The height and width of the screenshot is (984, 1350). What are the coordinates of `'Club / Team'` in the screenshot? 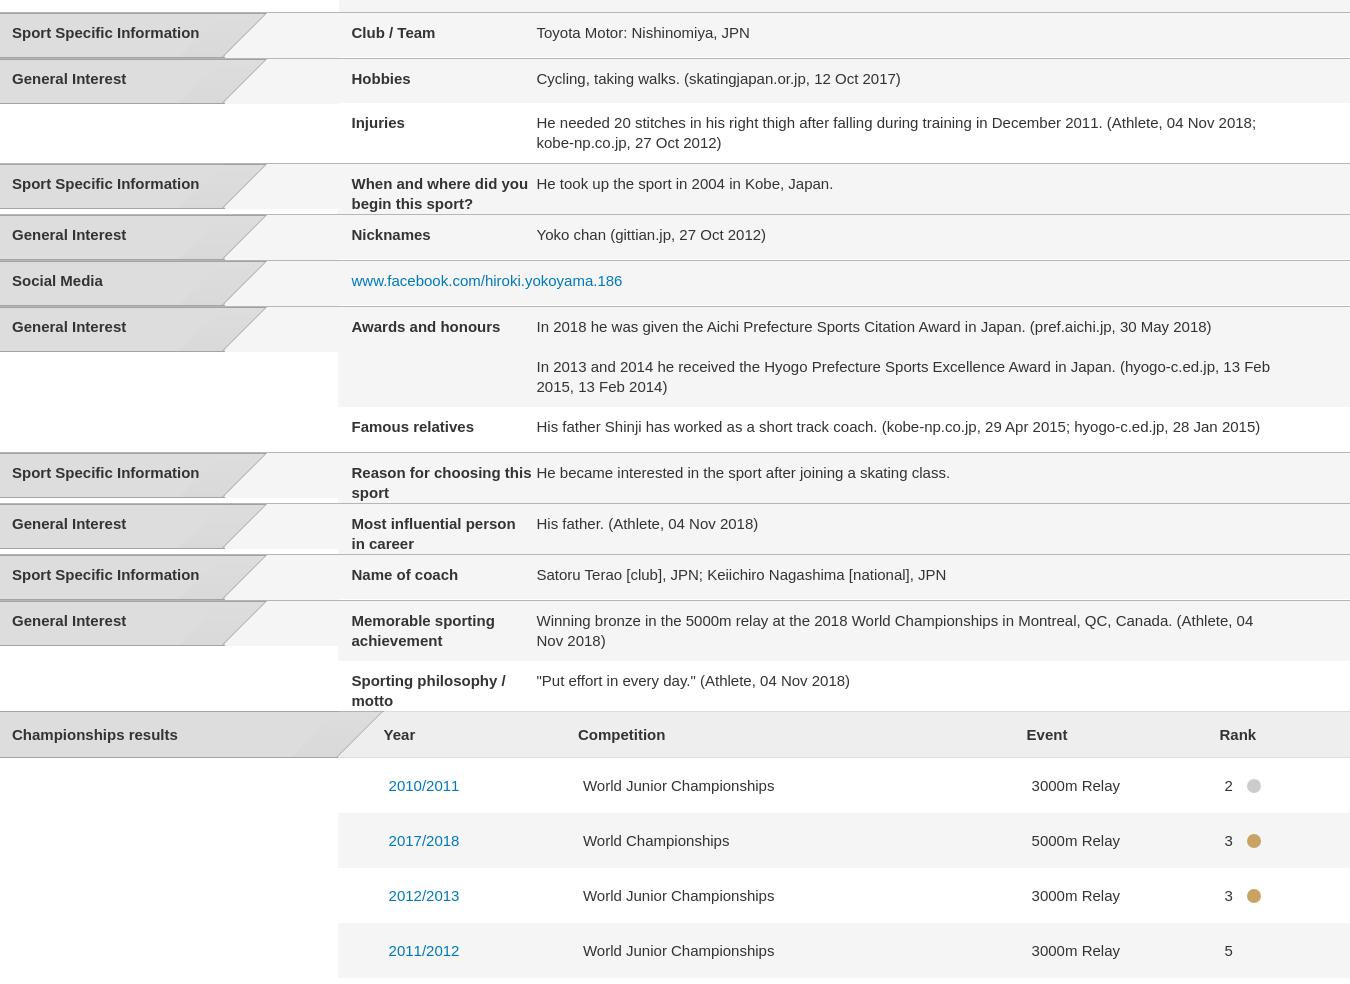 It's located at (392, 31).